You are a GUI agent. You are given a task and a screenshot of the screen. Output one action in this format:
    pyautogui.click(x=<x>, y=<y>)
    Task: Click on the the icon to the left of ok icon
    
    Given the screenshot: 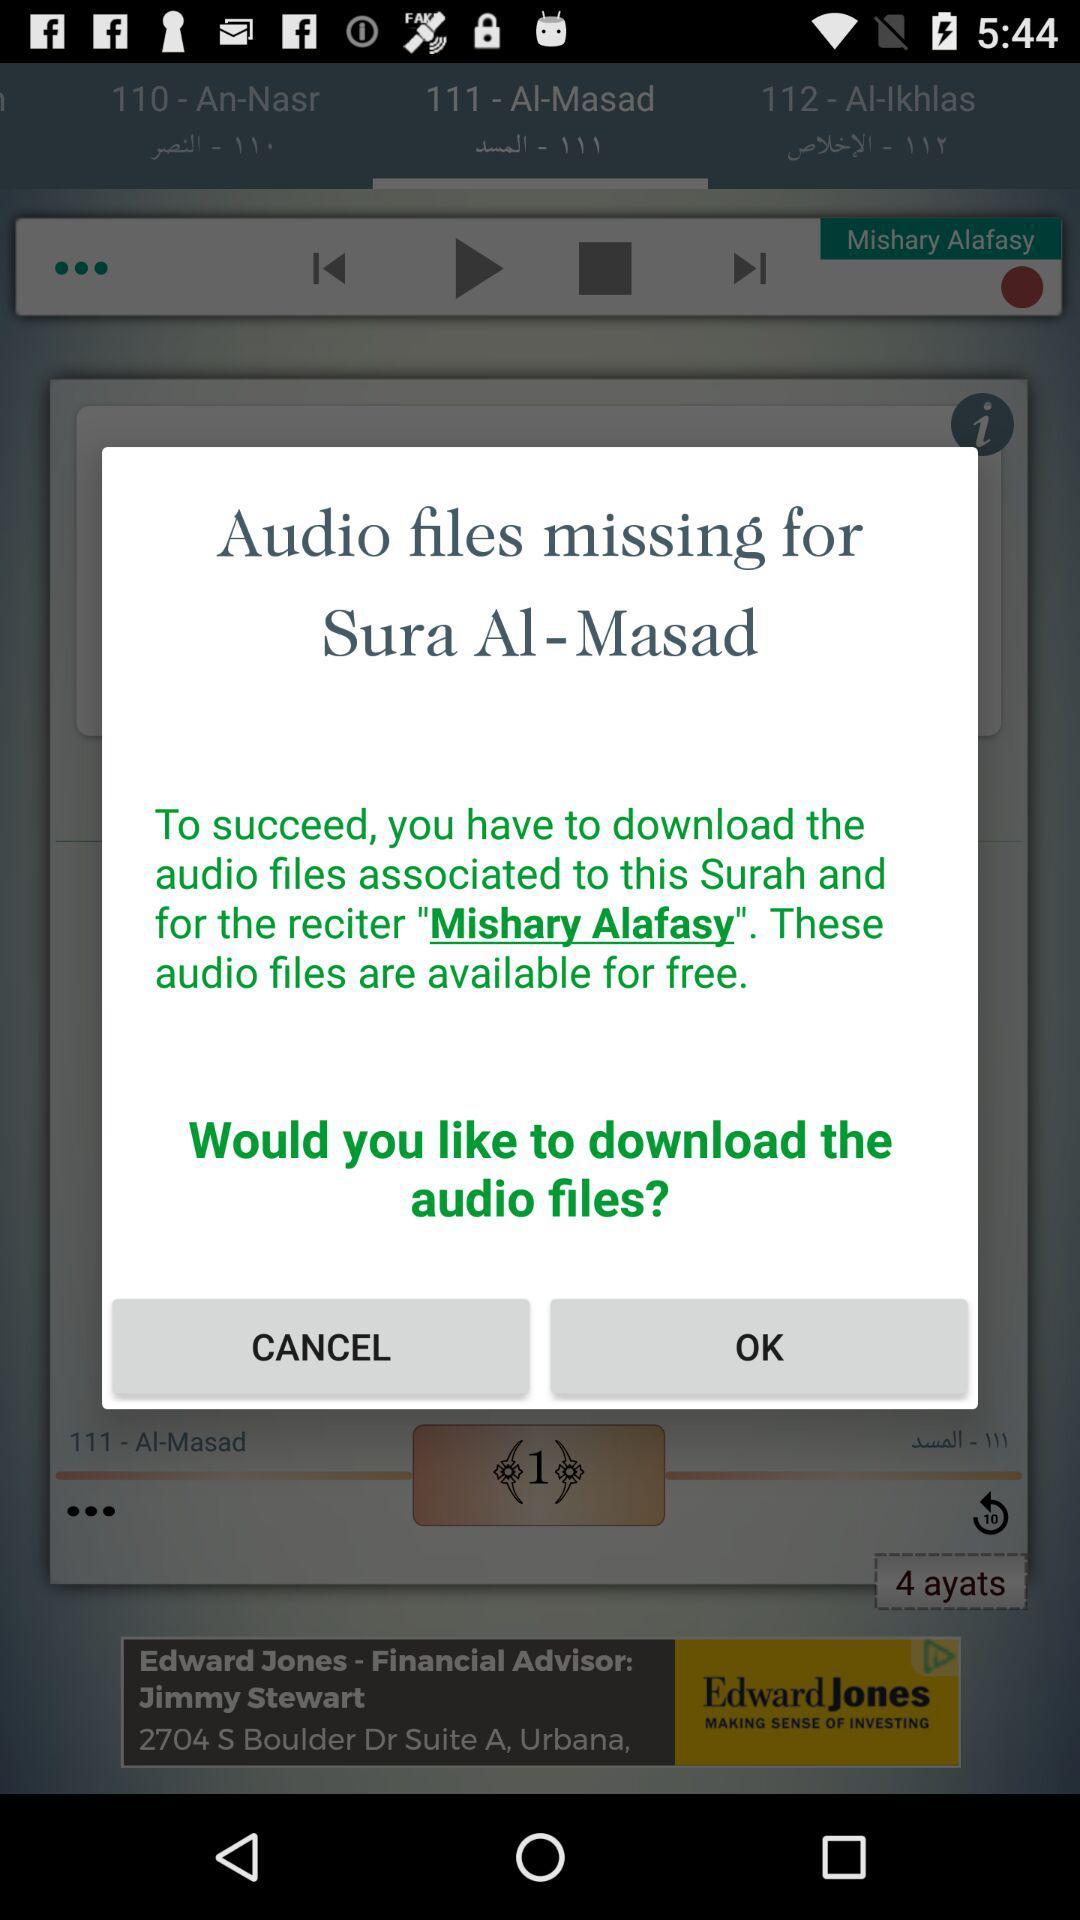 What is the action you would take?
    pyautogui.click(x=319, y=1346)
    